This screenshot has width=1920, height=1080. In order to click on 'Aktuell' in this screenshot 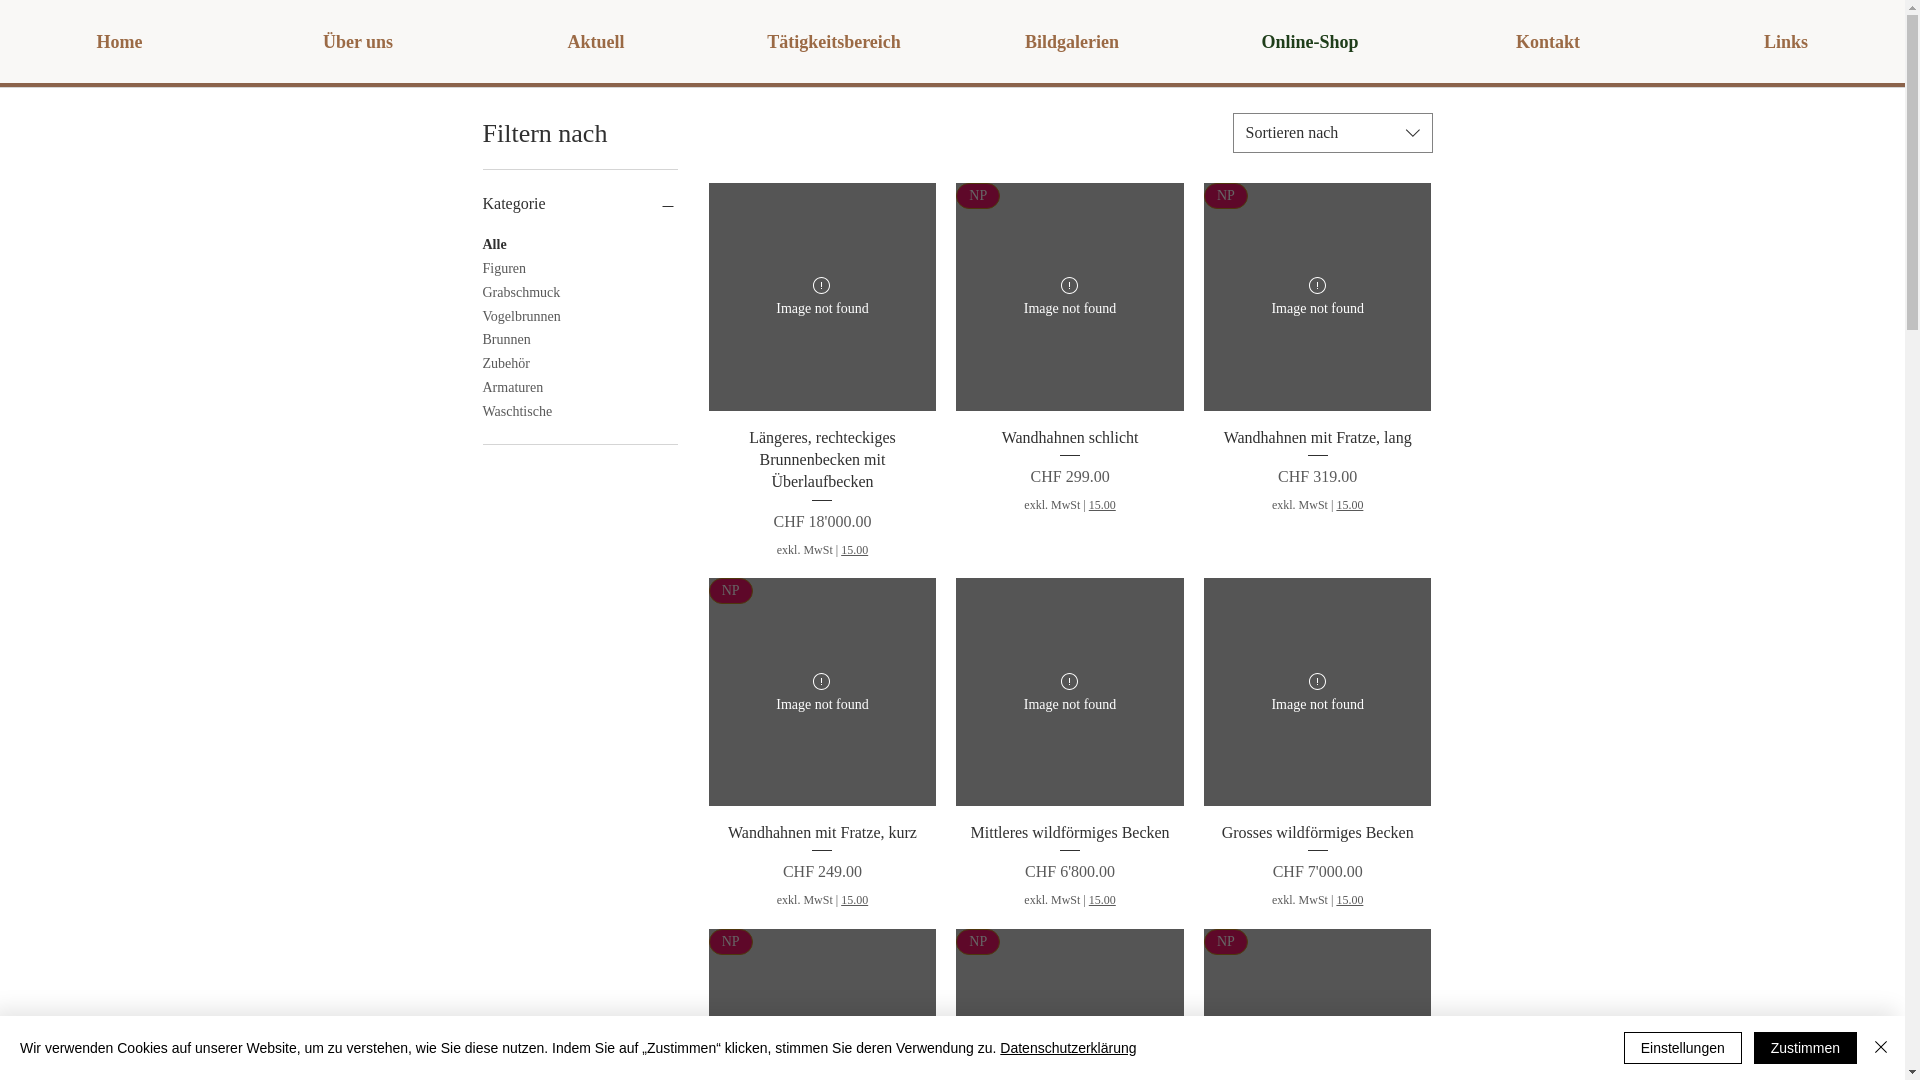, I will do `click(594, 42)`.